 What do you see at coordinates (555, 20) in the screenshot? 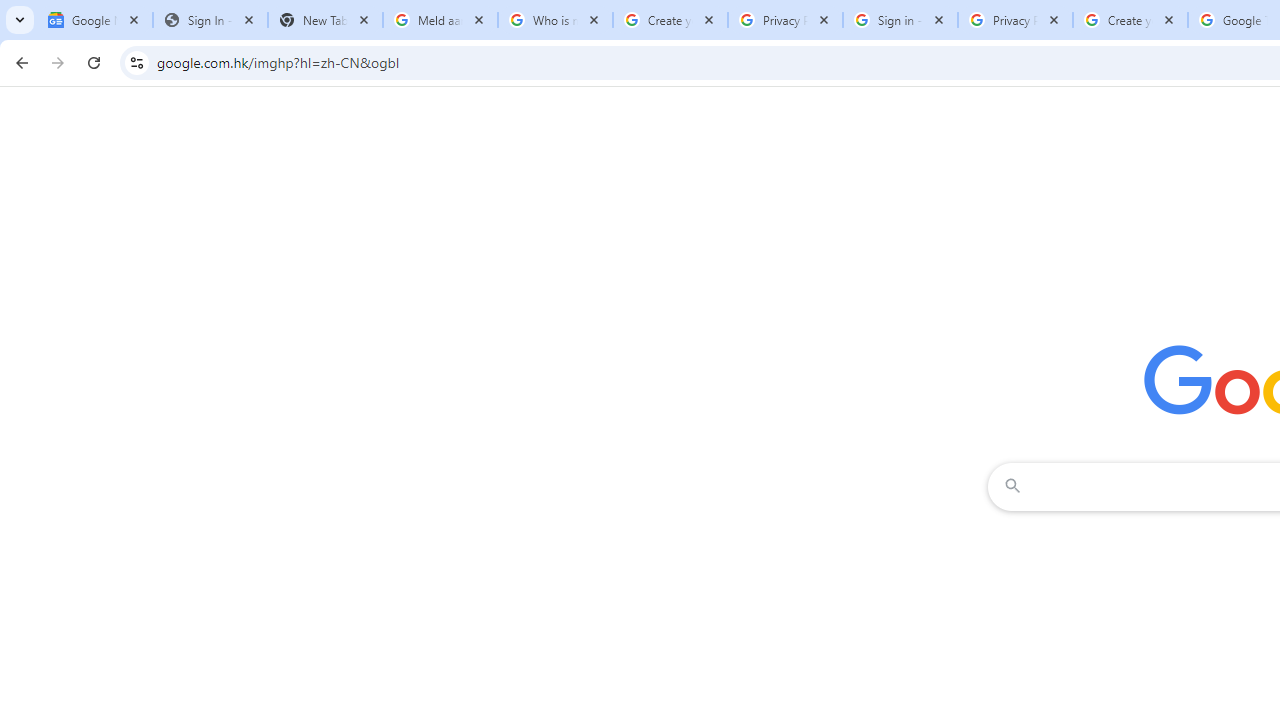
I see `'Who is my administrator? - Google Account Help'` at bounding box center [555, 20].